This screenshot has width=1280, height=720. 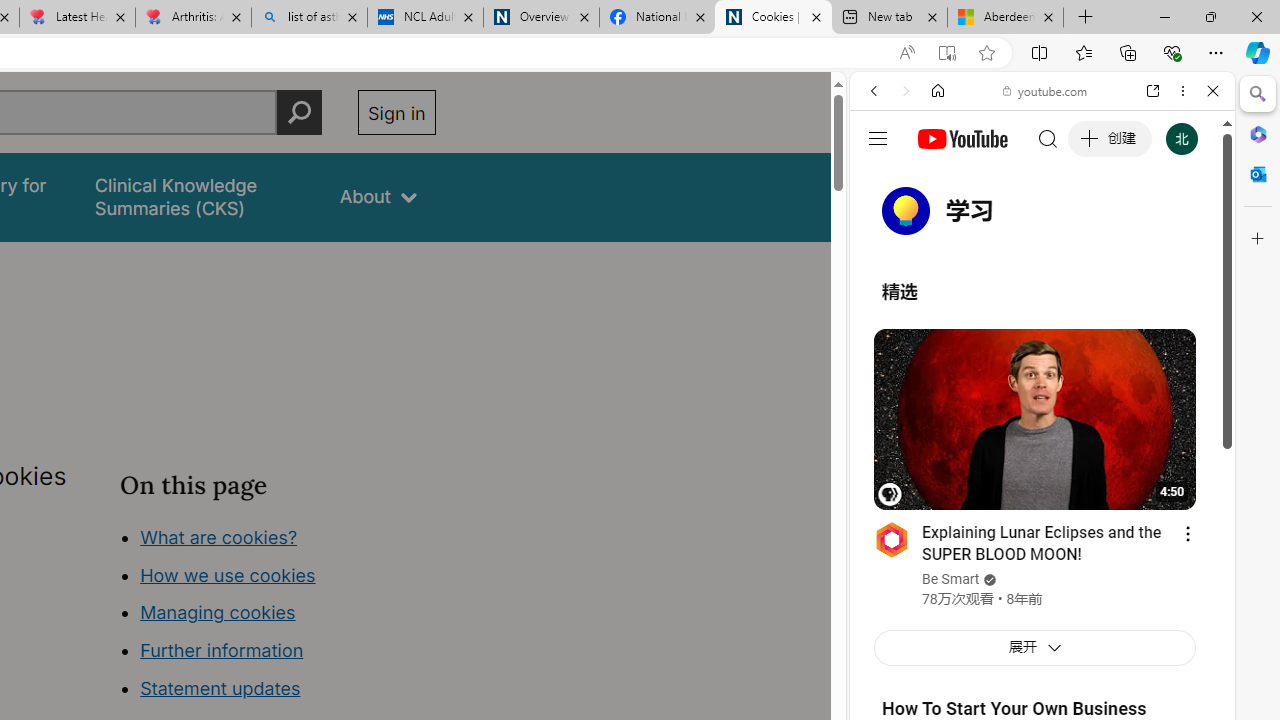 What do you see at coordinates (298, 112) in the screenshot?
I see `'Perform search'` at bounding box center [298, 112].